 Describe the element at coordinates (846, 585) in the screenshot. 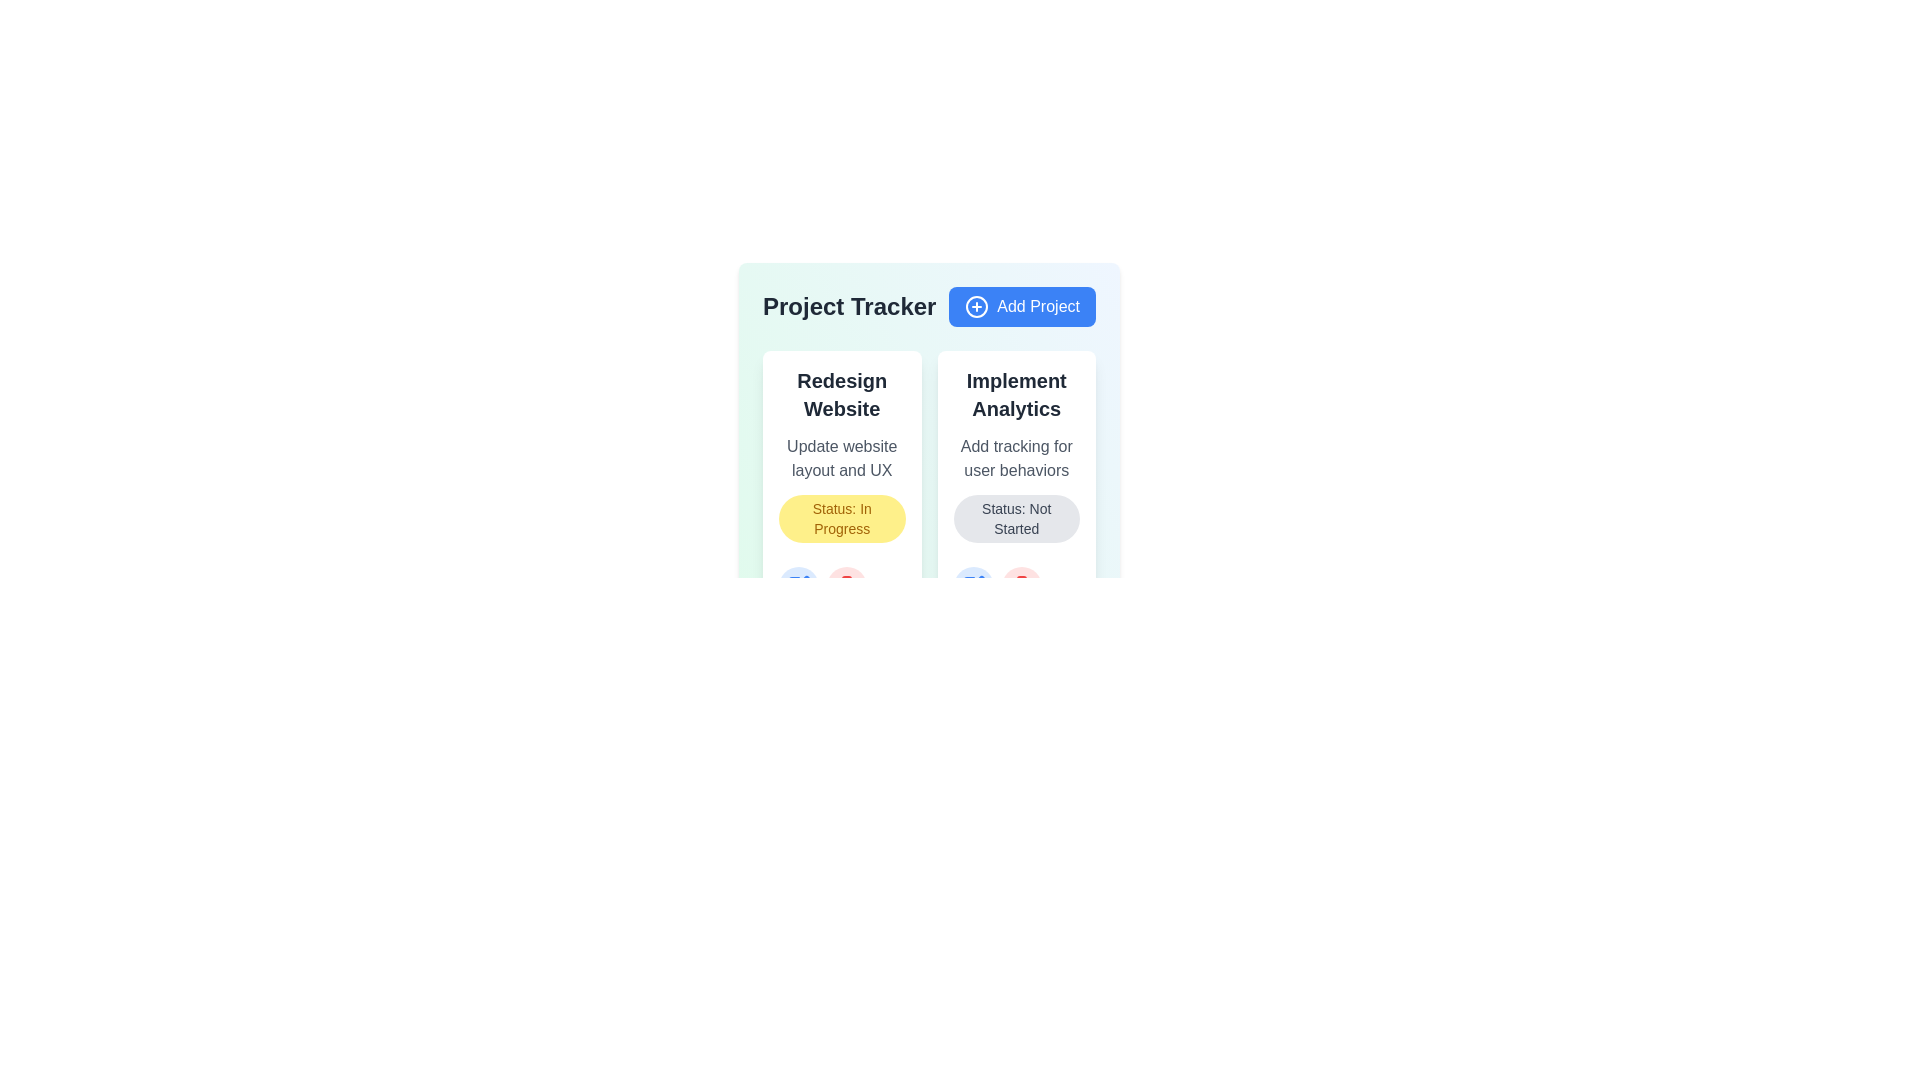

I see `delete button for the project card with the title Redesign Website` at that location.